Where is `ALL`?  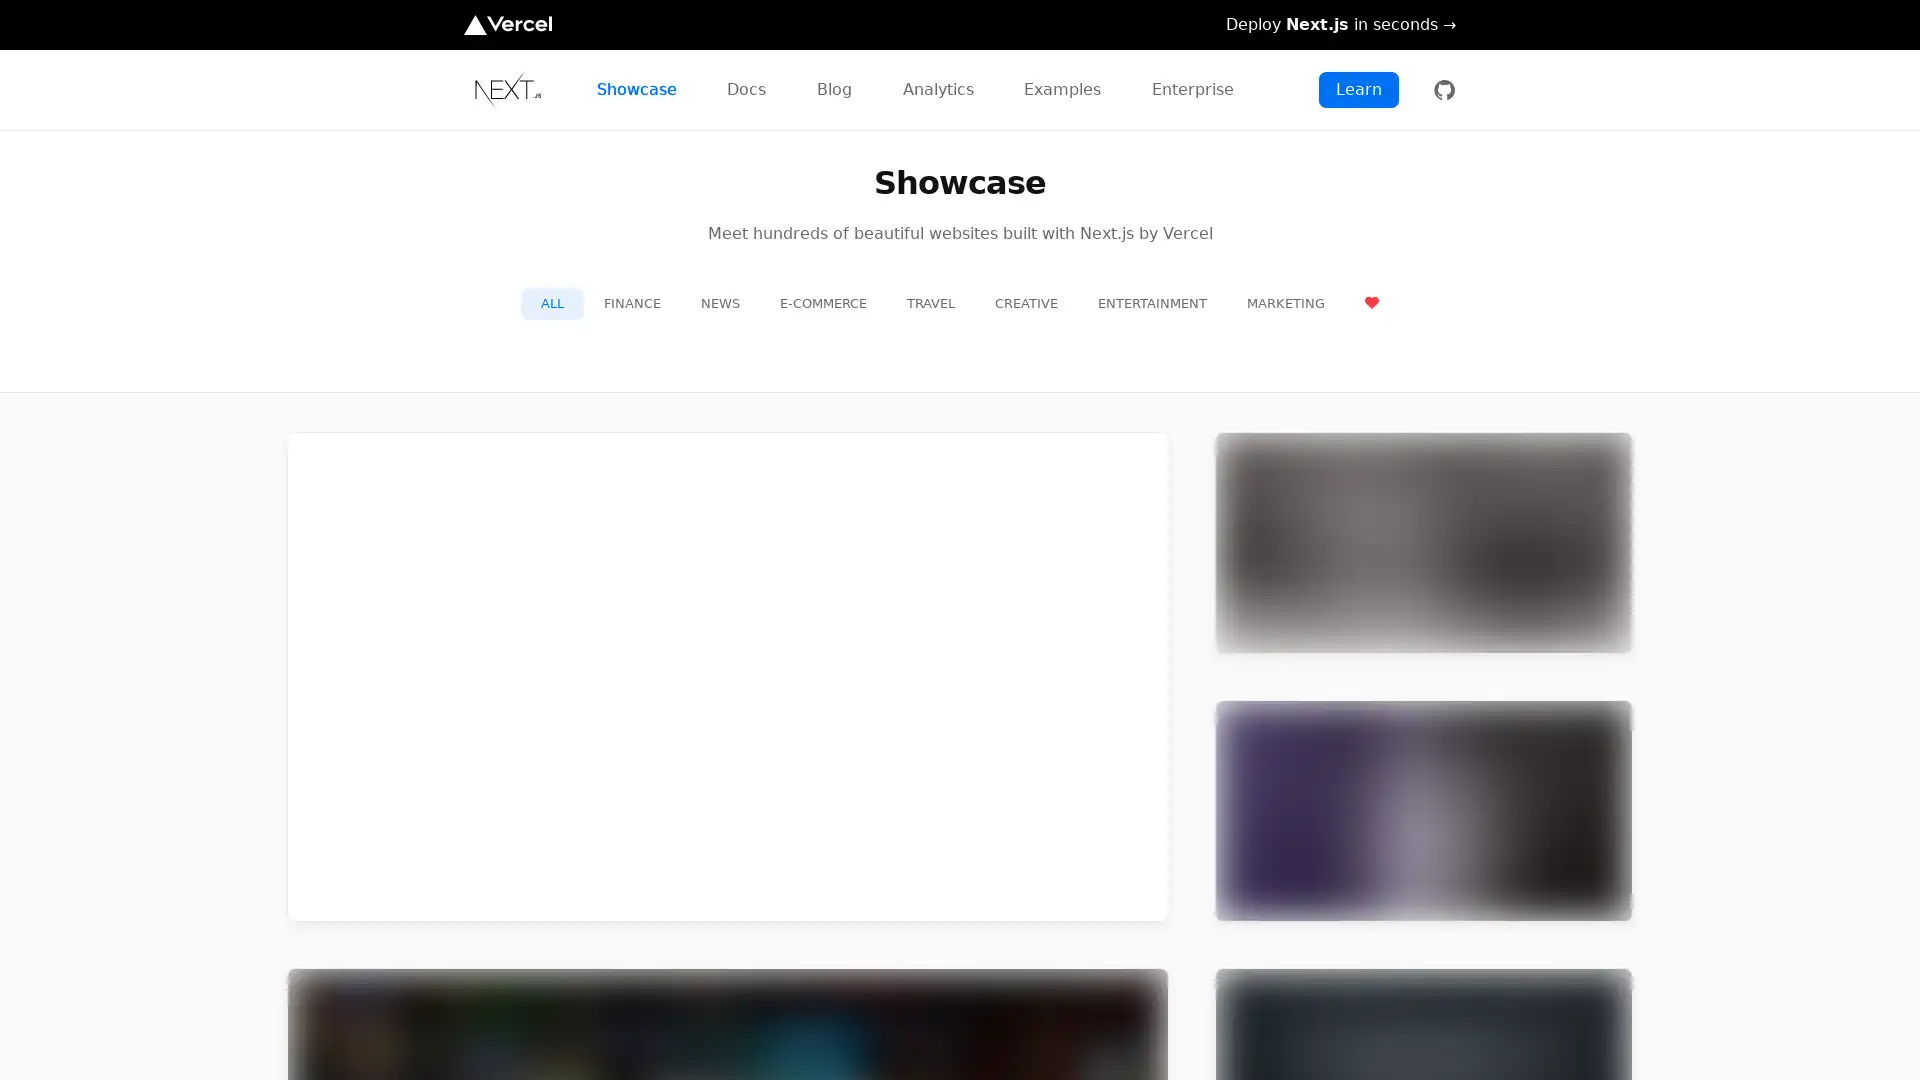 ALL is located at coordinates (552, 303).